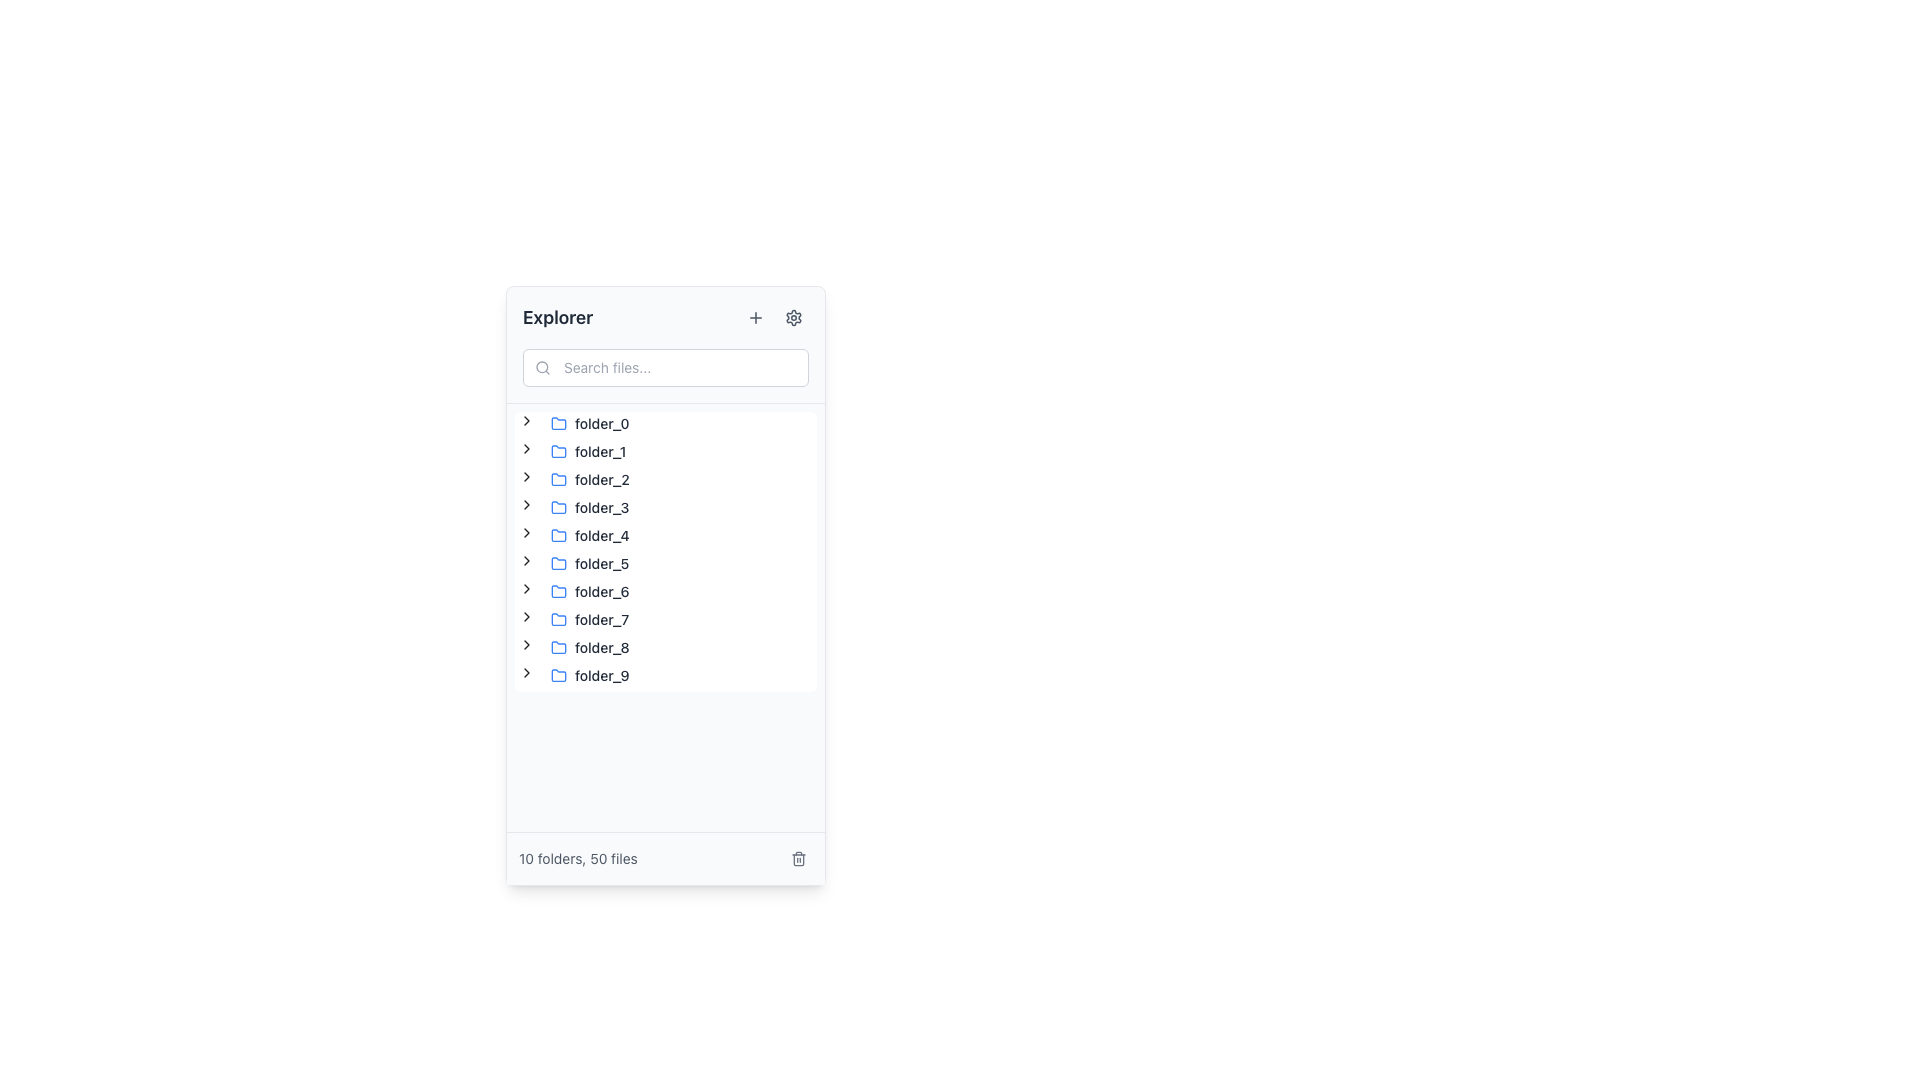 This screenshot has height=1080, width=1920. What do you see at coordinates (558, 563) in the screenshot?
I see `the small light blue folder icon located to the left of the text 'folder_5' in the files explorer interface` at bounding box center [558, 563].